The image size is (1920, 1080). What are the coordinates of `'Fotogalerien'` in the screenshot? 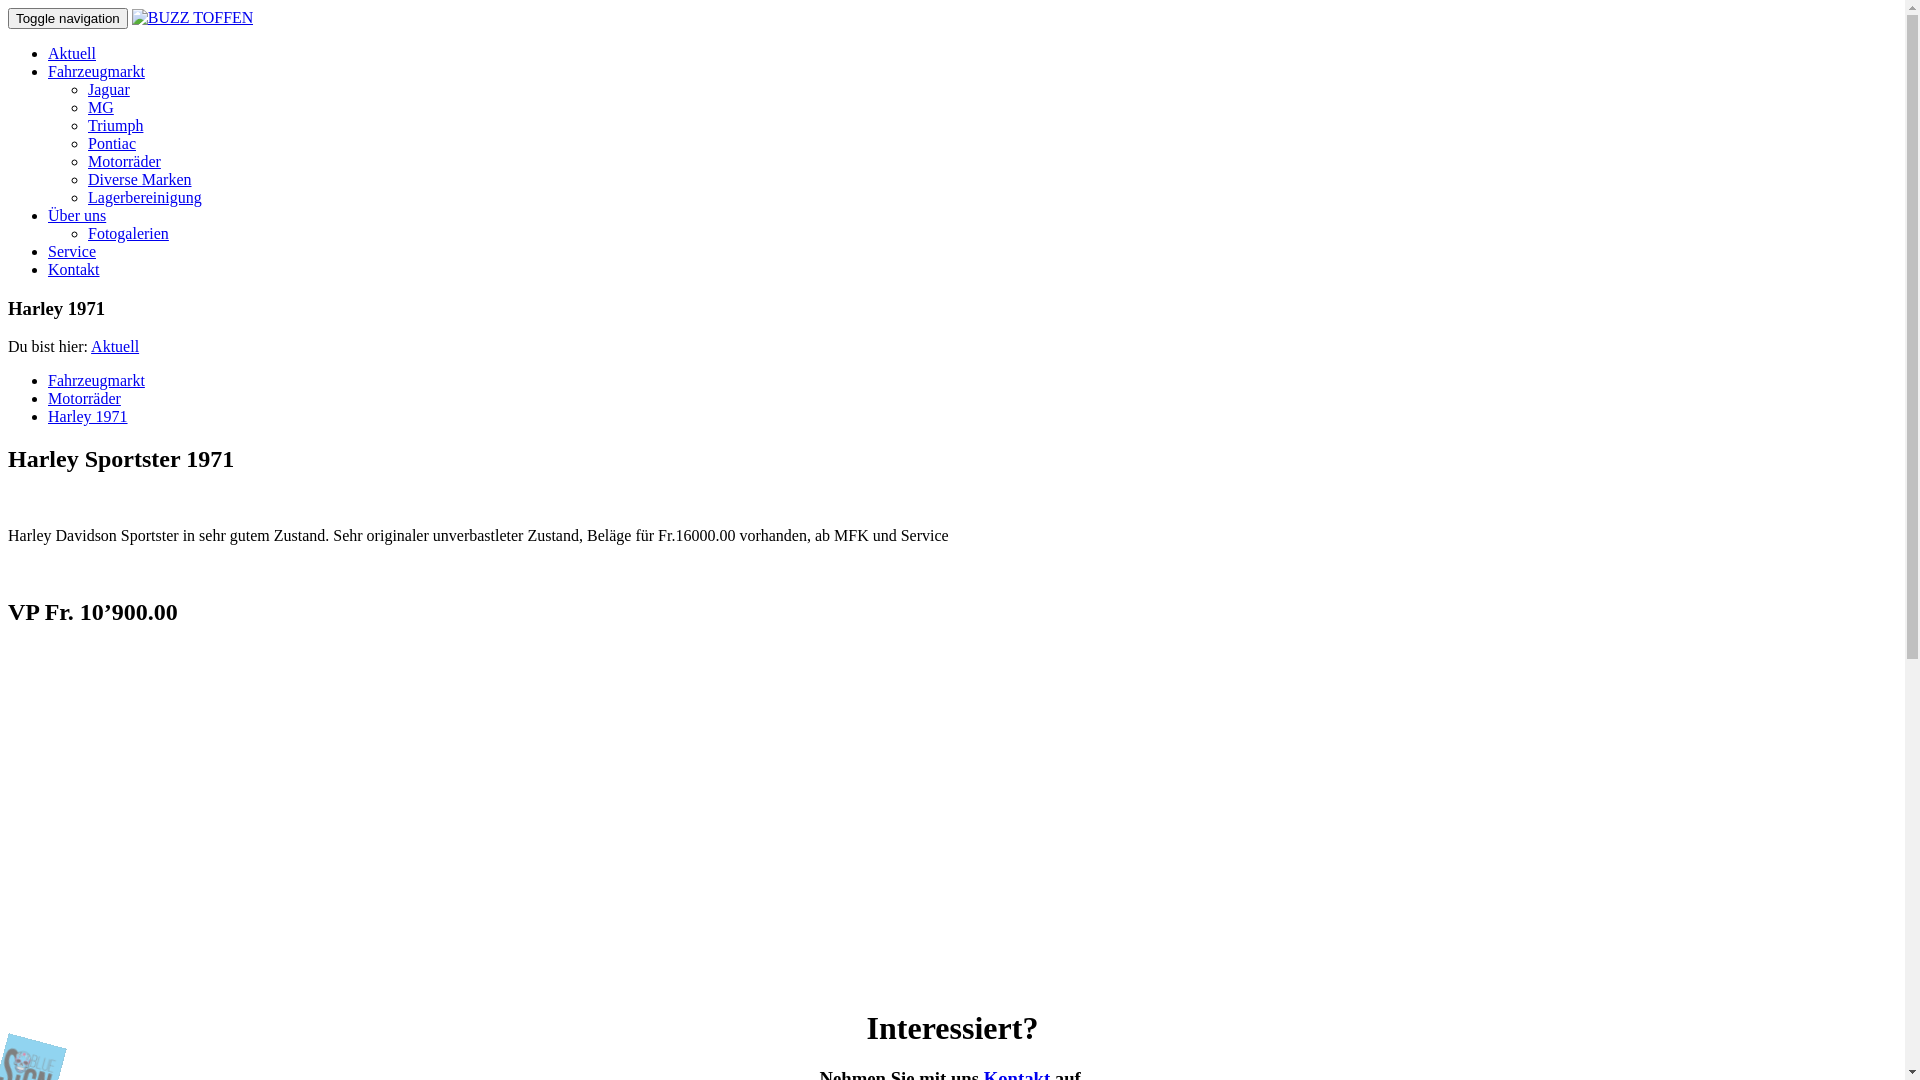 It's located at (127, 232).